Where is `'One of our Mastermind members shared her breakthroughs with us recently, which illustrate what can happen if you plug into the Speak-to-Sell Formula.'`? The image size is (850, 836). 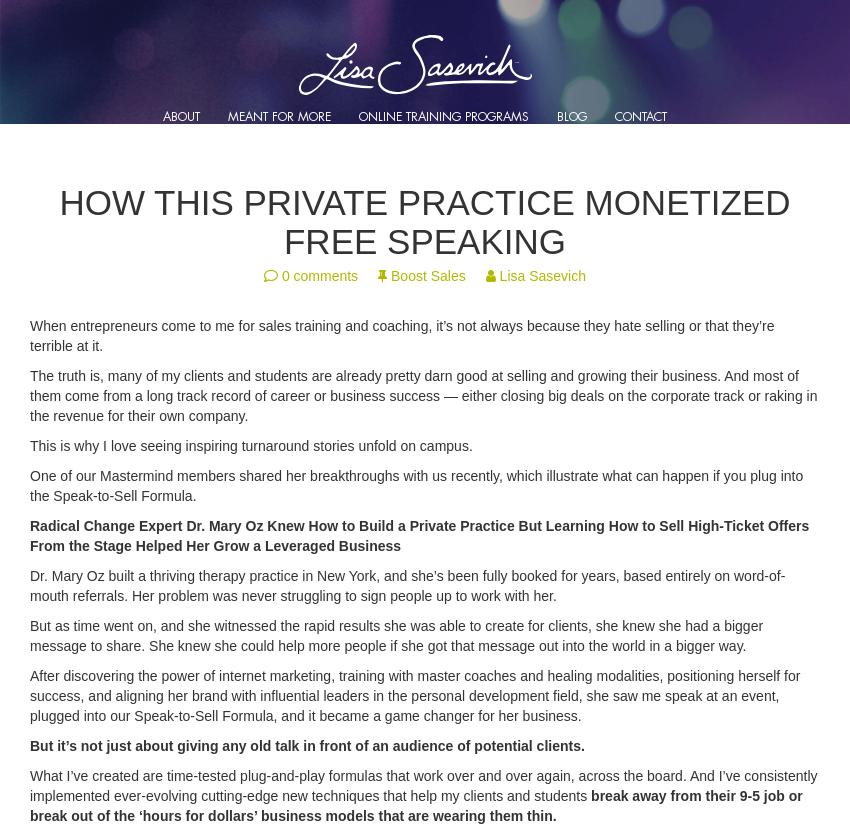
'One of our Mastermind members shared her breakthroughs with us recently, which illustrate what can happen if you plug into the Speak-to-Sell Formula.' is located at coordinates (416, 485).